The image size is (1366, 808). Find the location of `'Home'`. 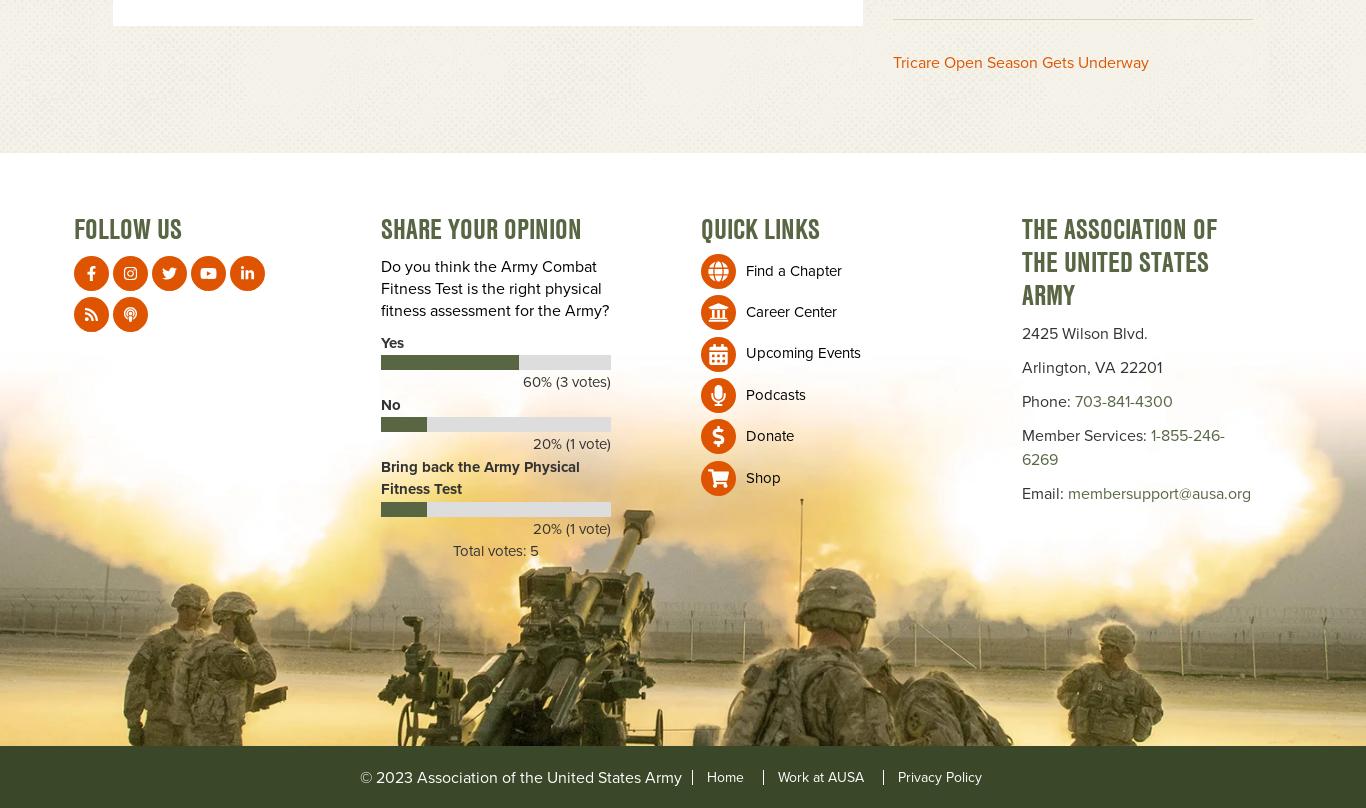

'Home' is located at coordinates (724, 775).